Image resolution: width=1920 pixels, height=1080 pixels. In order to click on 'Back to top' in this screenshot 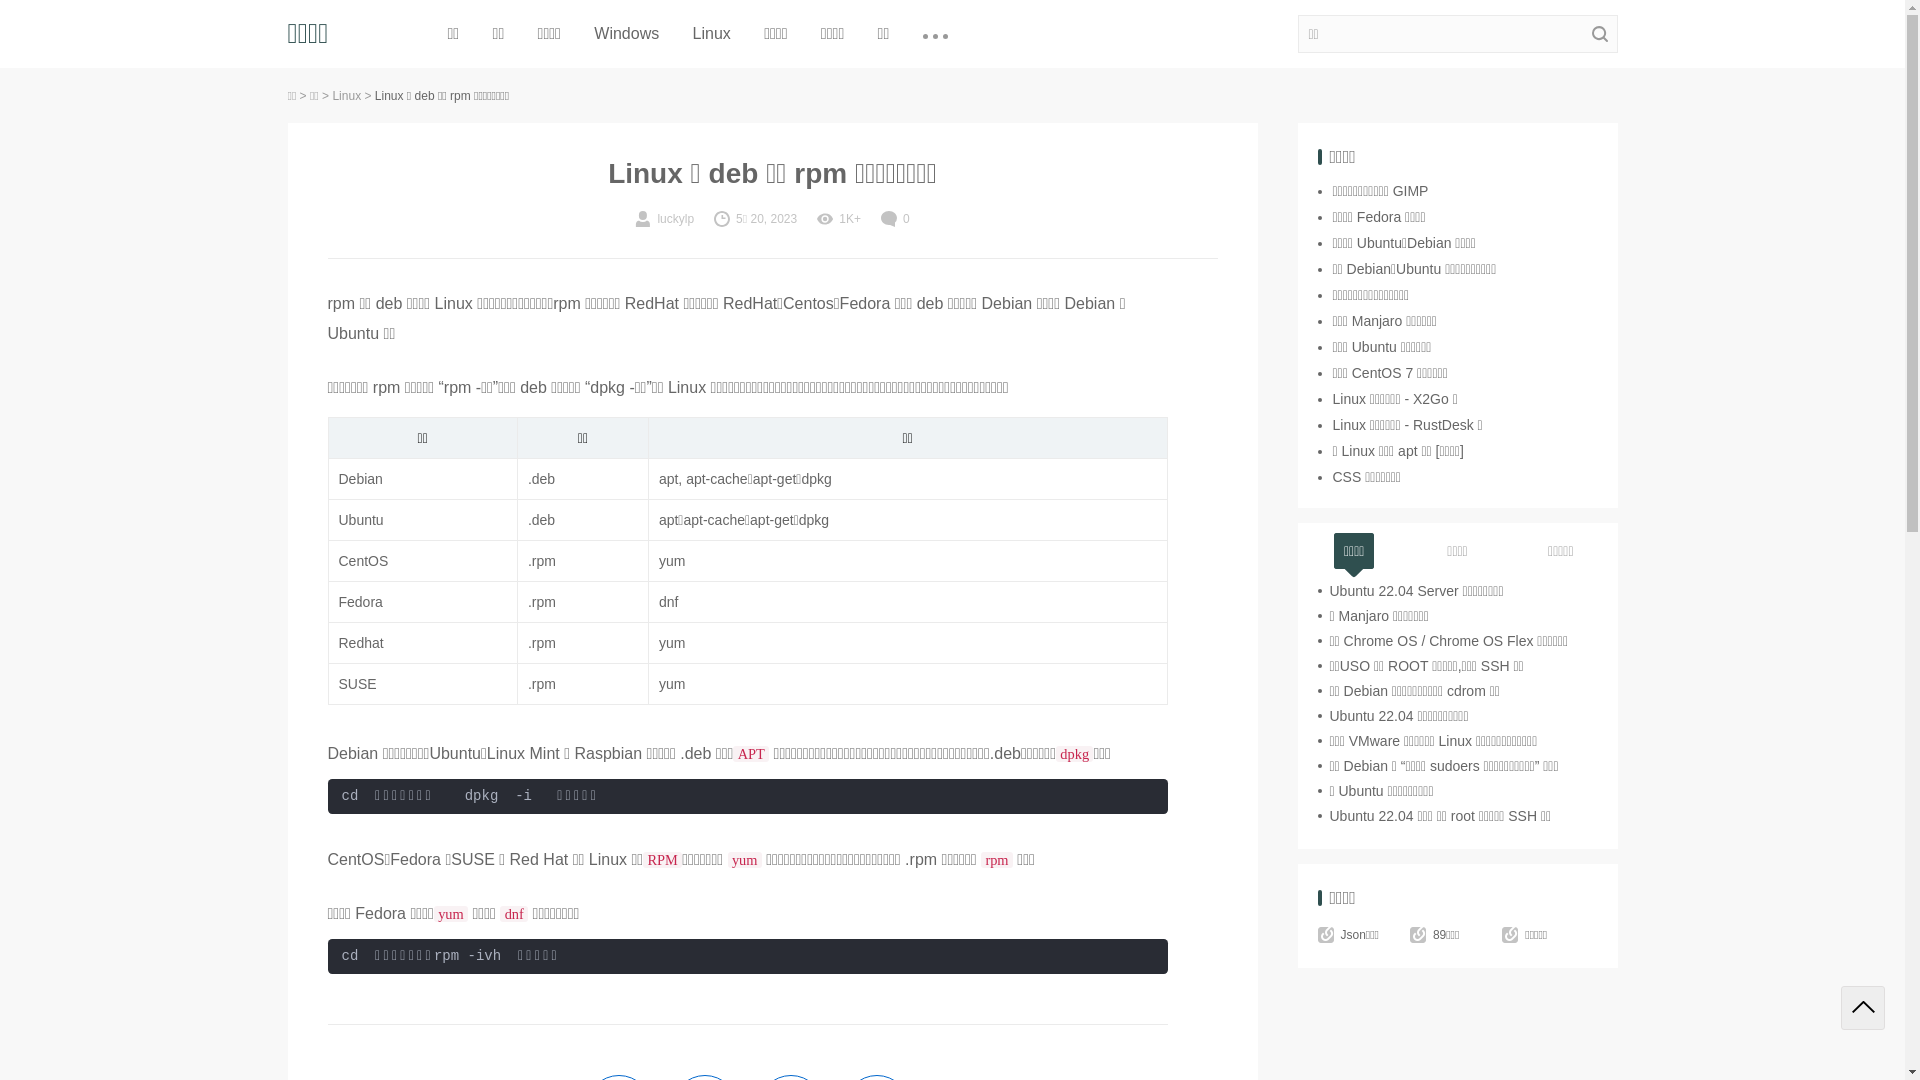, I will do `click(1840, 1007)`.